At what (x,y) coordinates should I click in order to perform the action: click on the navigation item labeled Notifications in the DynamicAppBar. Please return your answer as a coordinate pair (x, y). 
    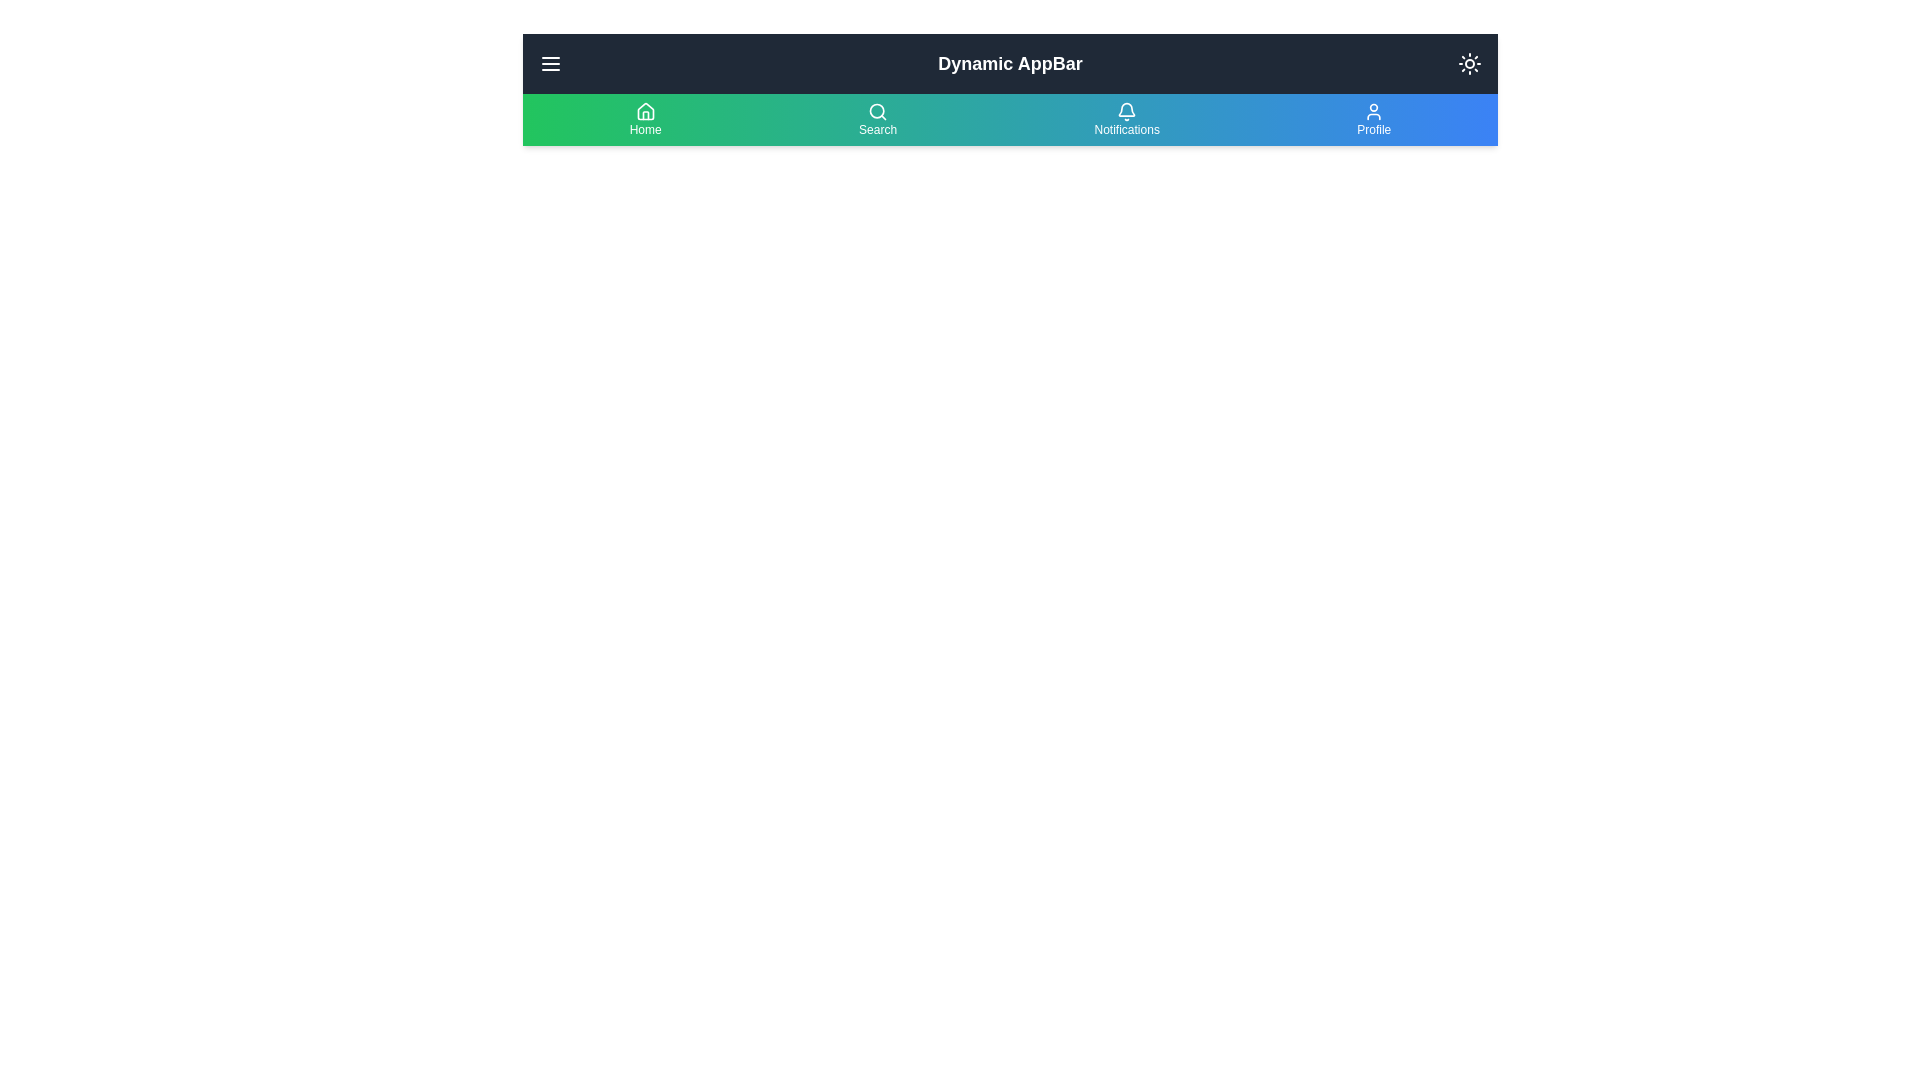
    Looking at the image, I should click on (1127, 119).